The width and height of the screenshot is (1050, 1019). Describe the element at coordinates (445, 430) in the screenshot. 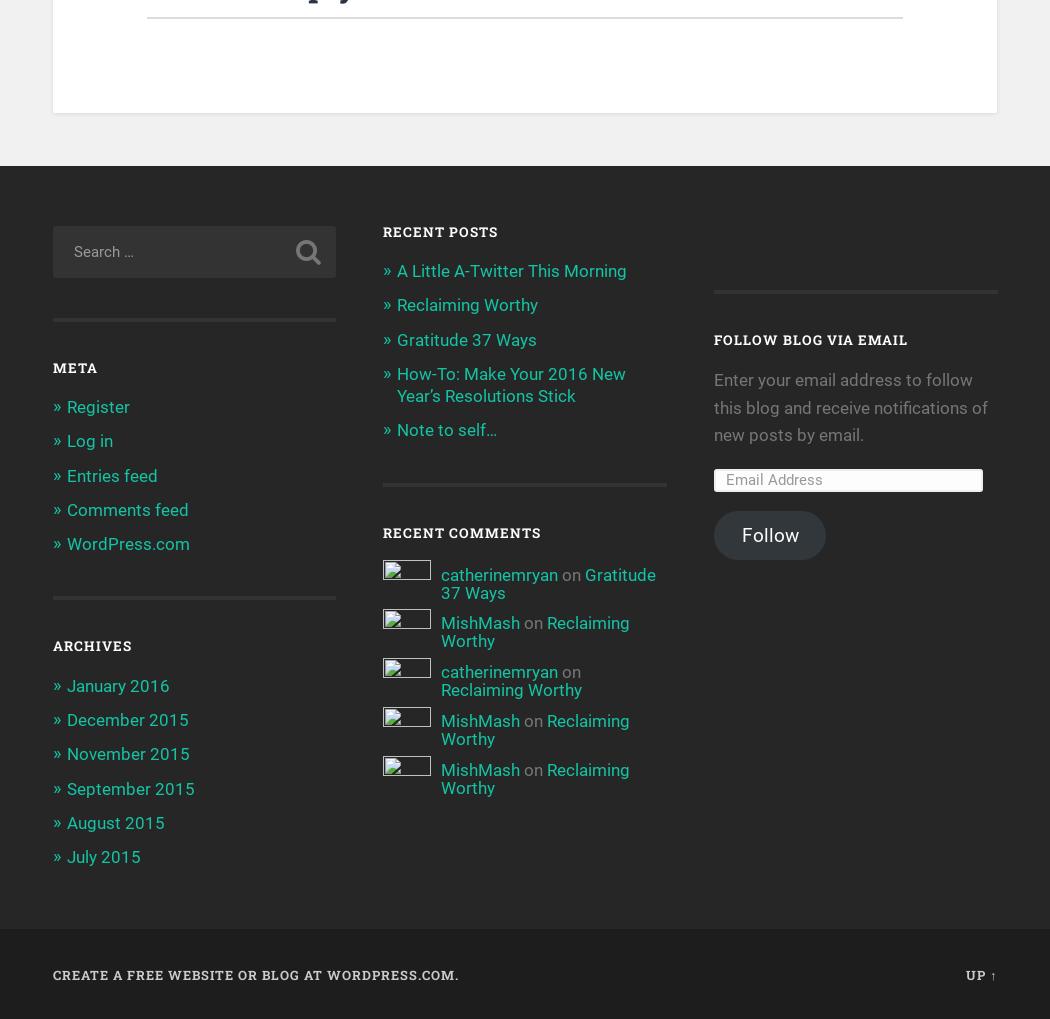

I see `'Note to self…'` at that location.